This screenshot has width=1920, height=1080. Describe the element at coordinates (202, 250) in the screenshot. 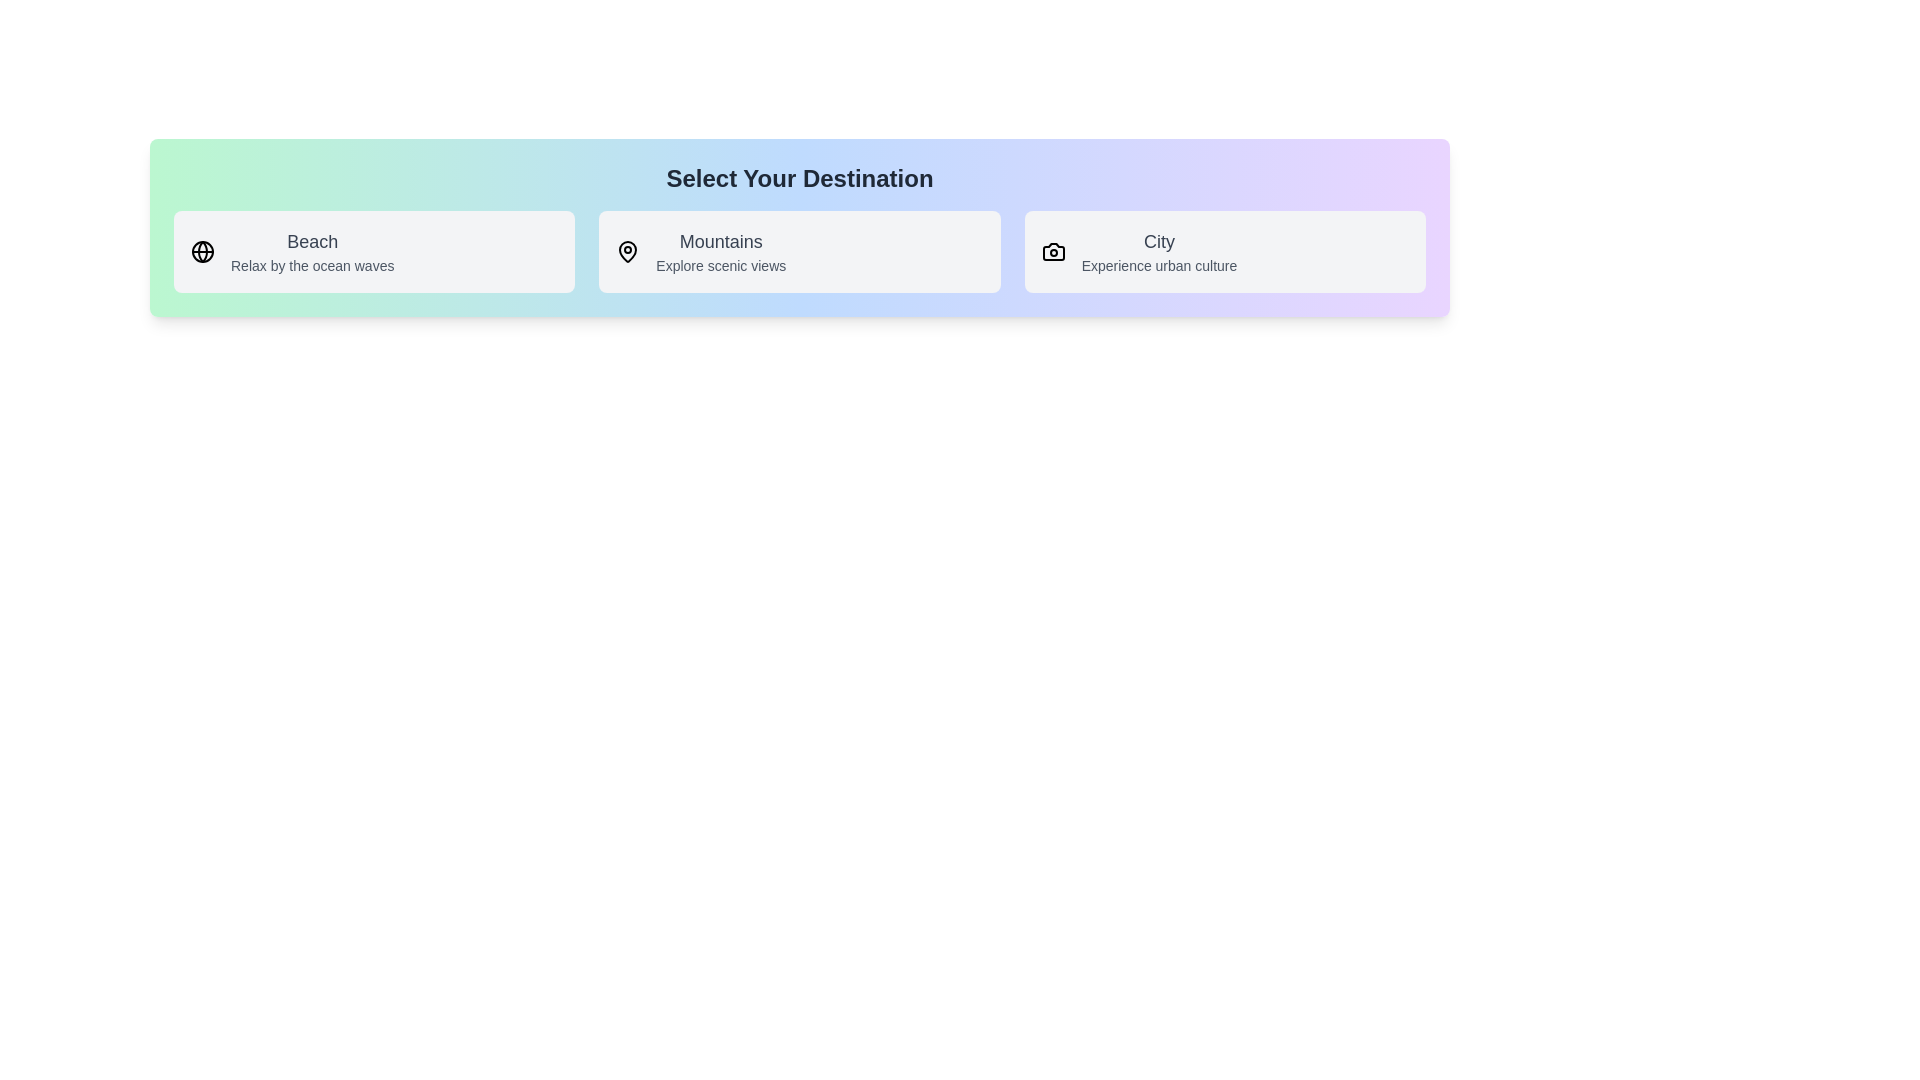

I see `the middle part of the globe icon, which is a decorative line representing an international theme in the 'Beach' destination card on the left side of the 'Select Your Destination' interface` at that location.